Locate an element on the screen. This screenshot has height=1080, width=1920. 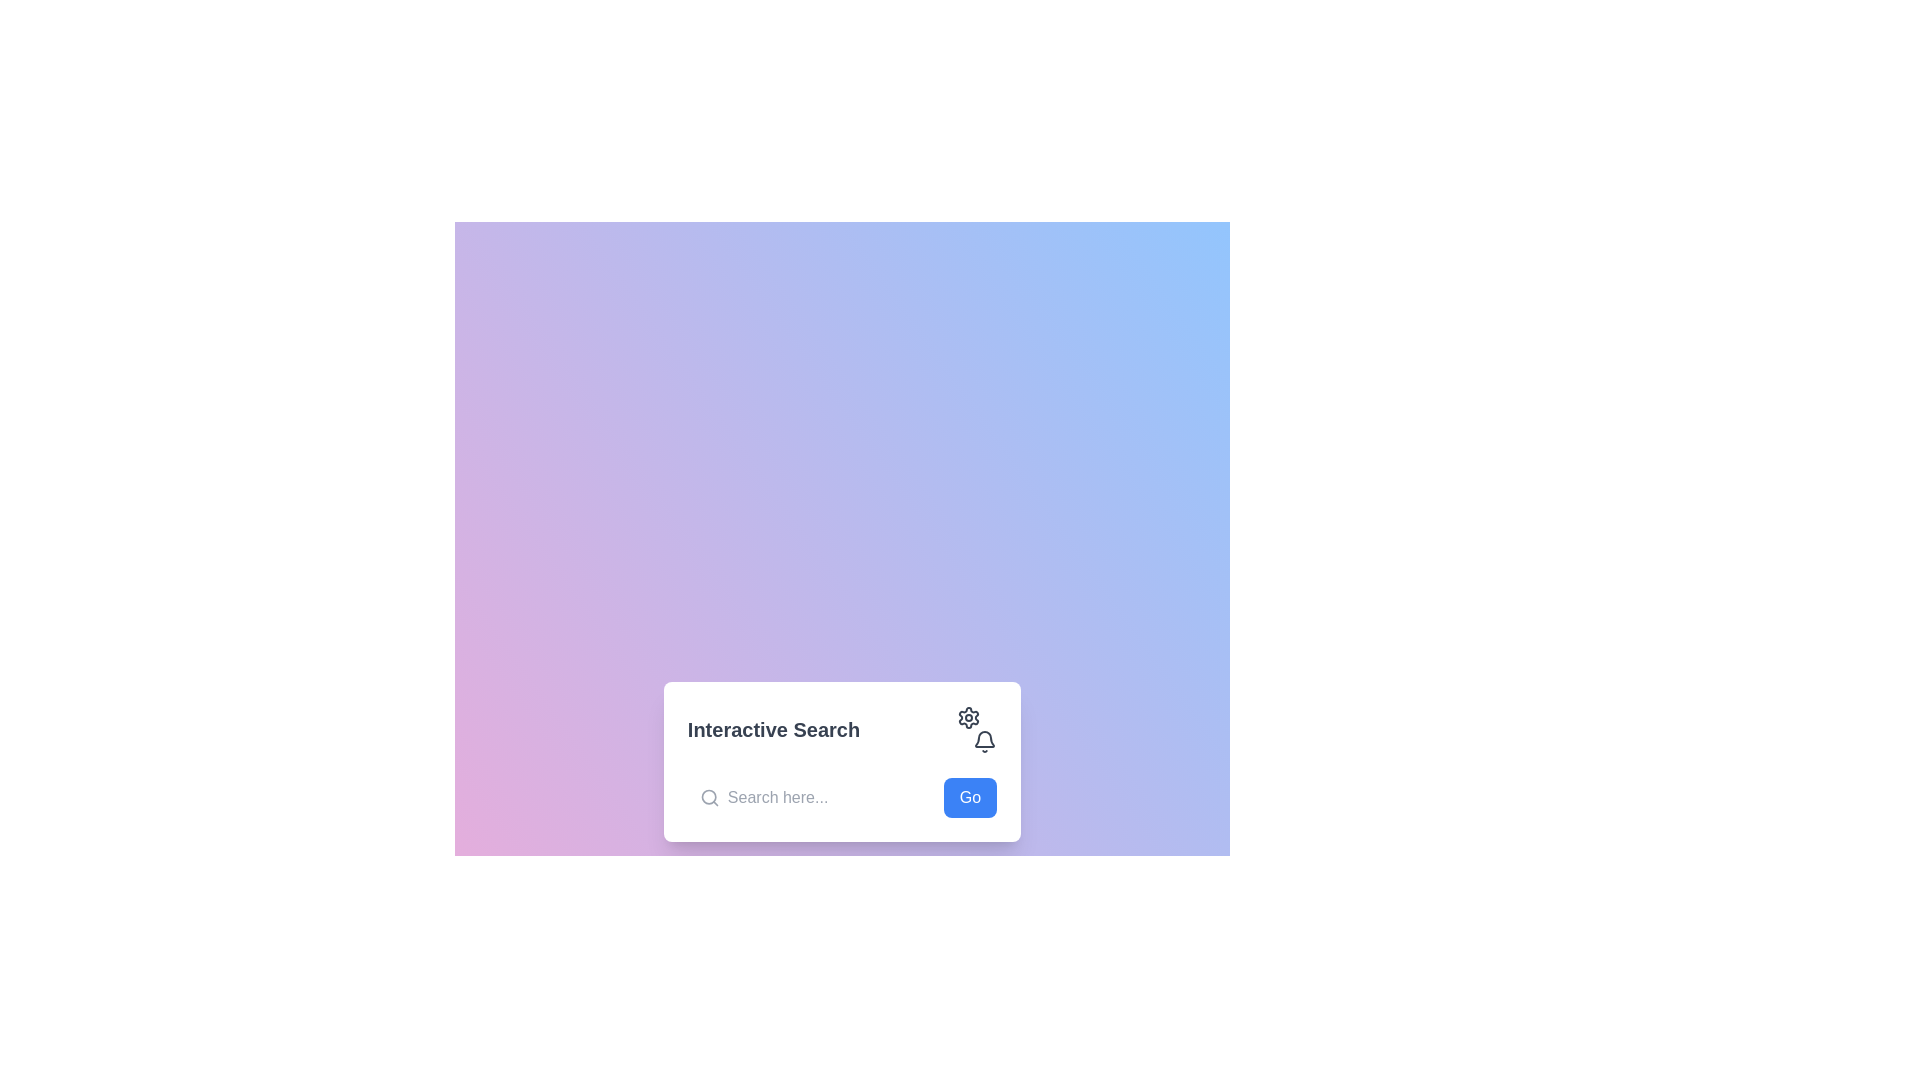
the search submit button located to the far right of the search input box to observe the color change is located at coordinates (970, 797).